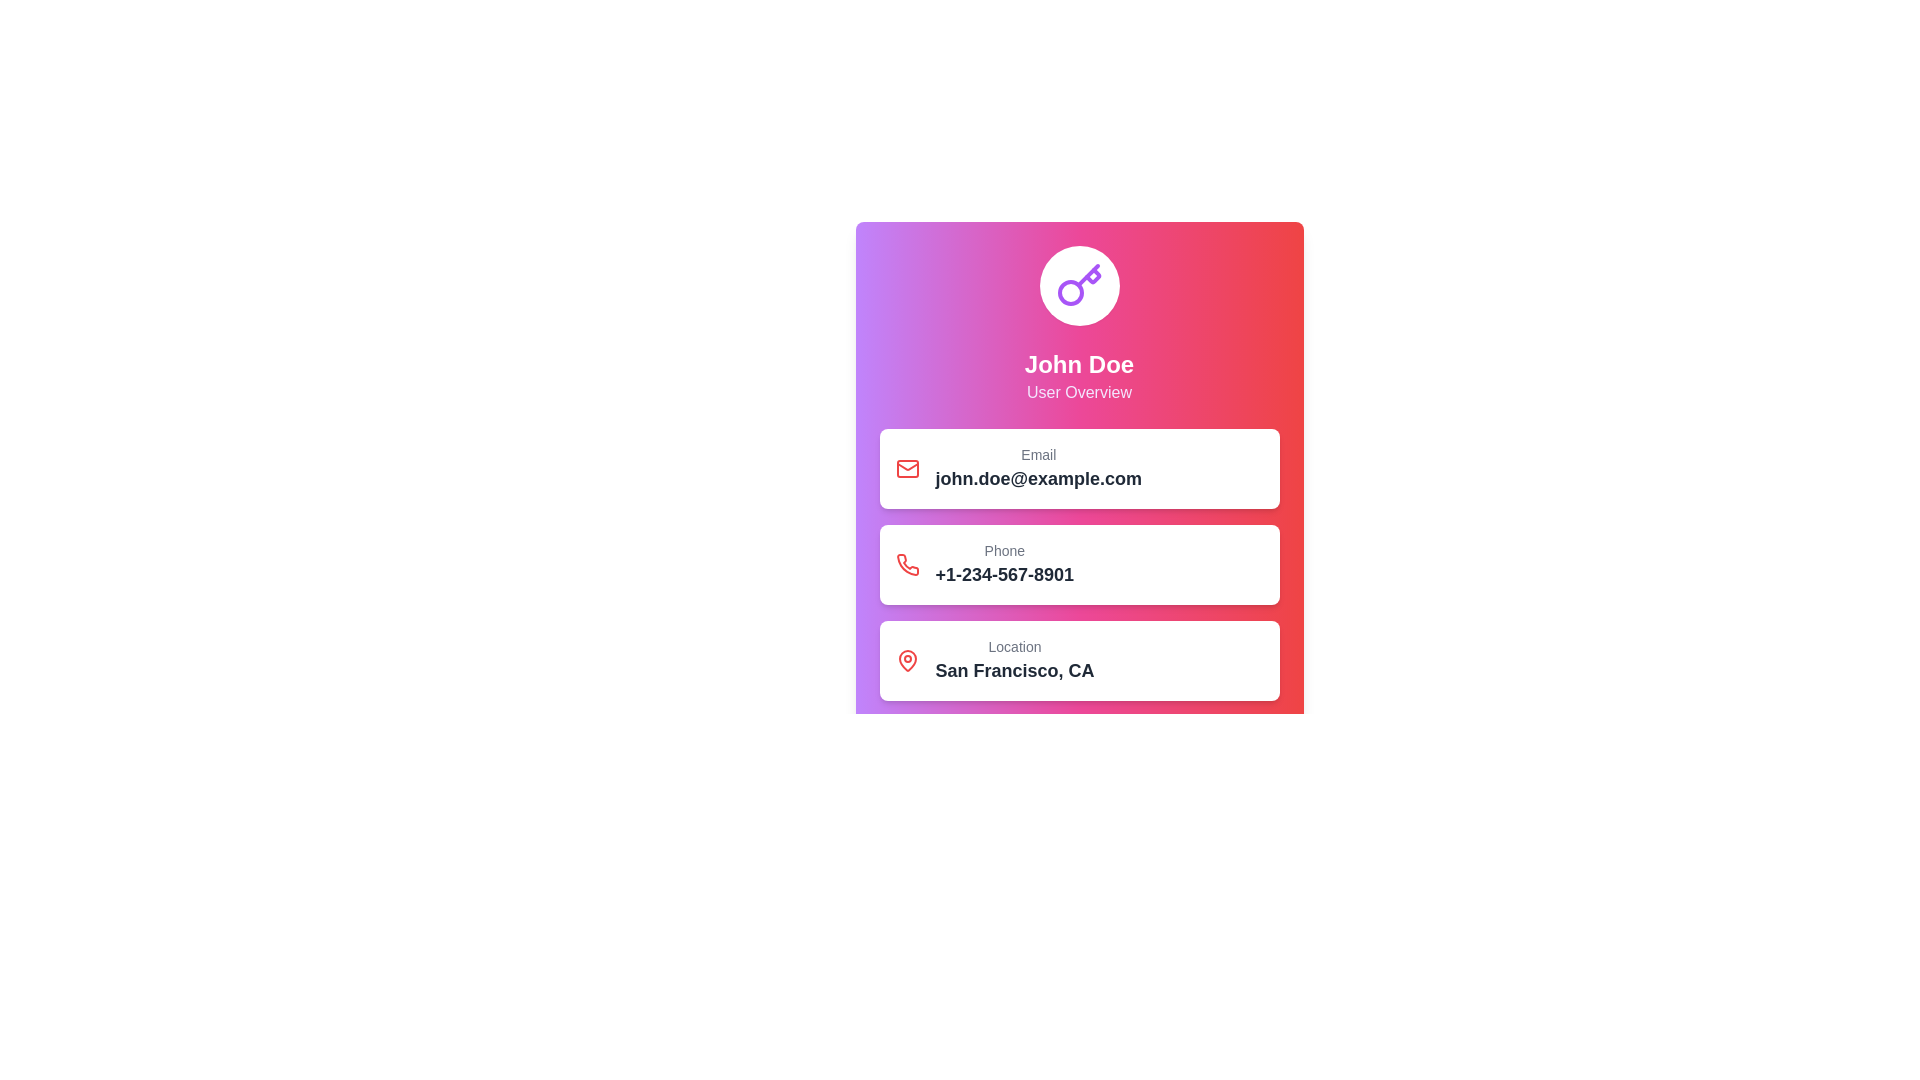 Image resolution: width=1920 pixels, height=1080 pixels. Describe the element at coordinates (1004, 574) in the screenshot. I see `the static text element displaying the phone number '+1-234-567-8901' to potentially reveal additional information` at that location.